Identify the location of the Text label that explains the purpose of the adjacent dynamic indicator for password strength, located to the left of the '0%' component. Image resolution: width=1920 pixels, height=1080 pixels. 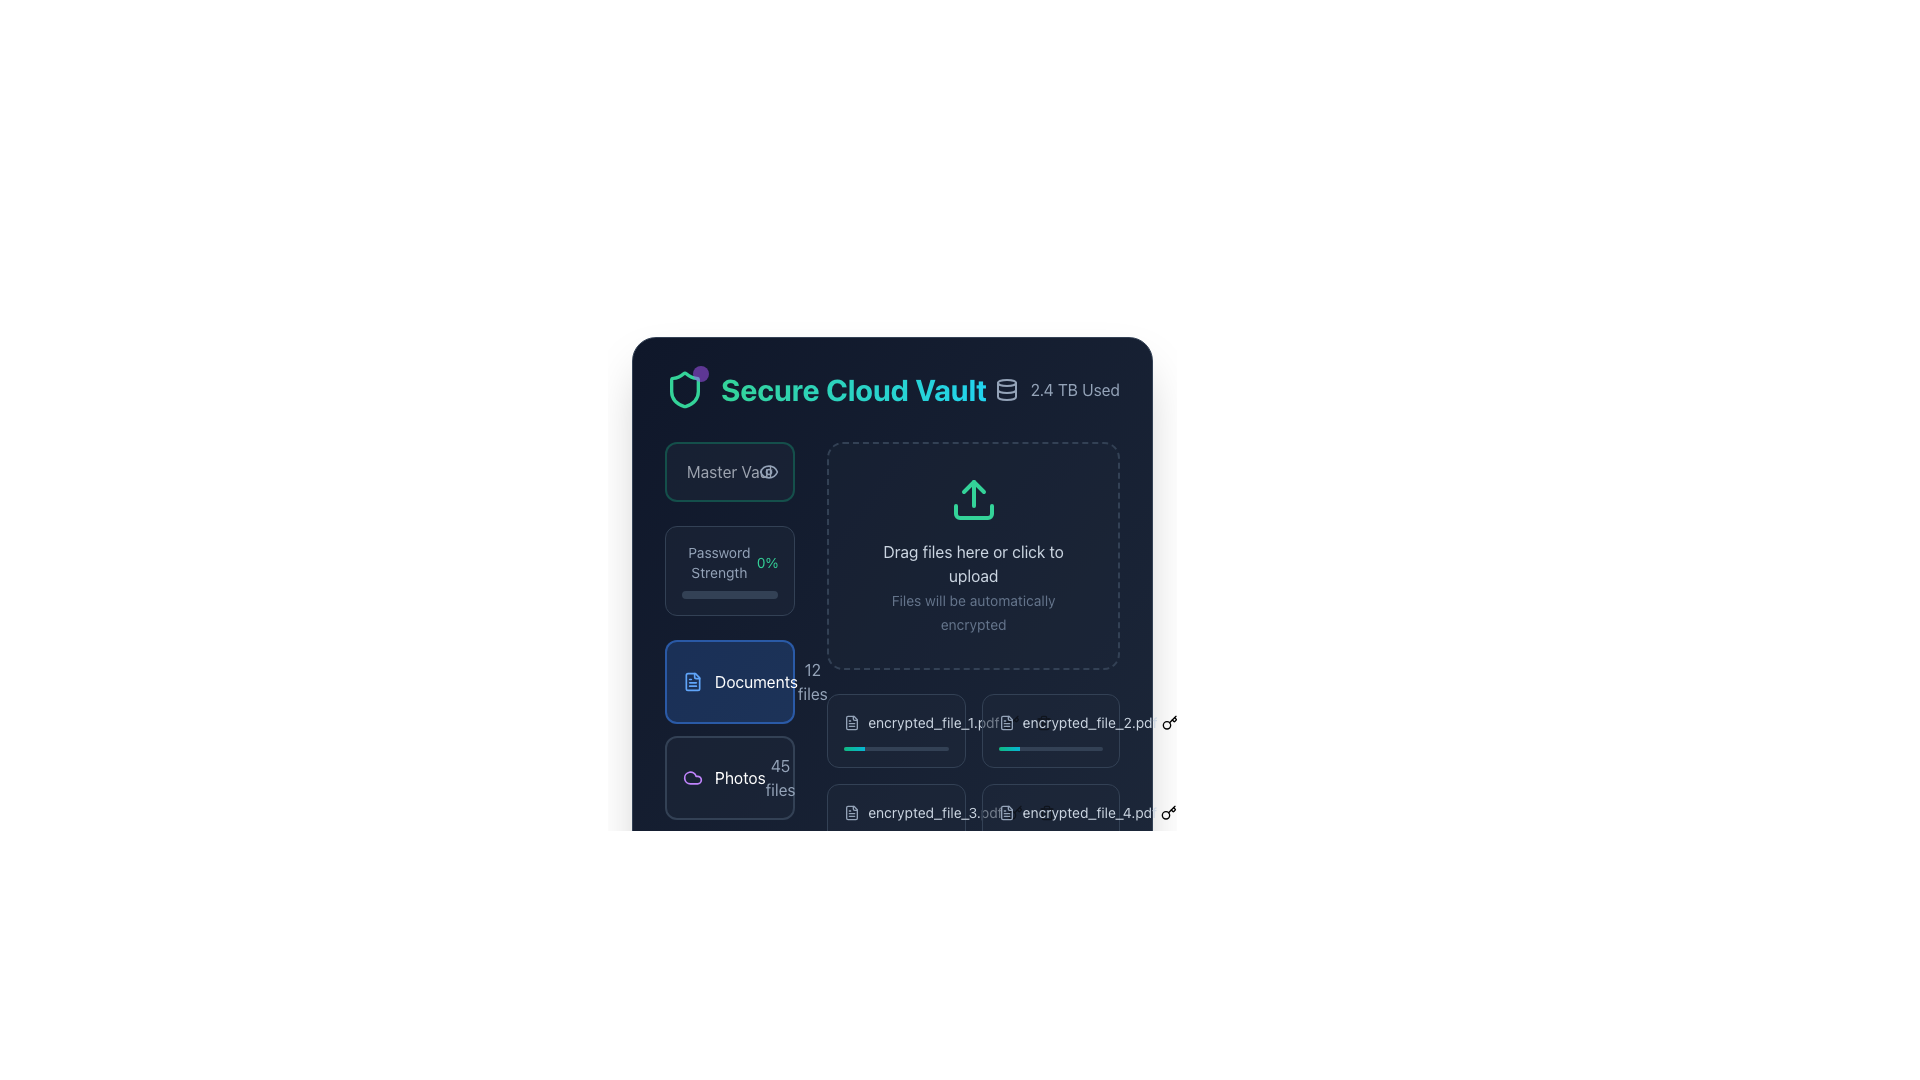
(719, 563).